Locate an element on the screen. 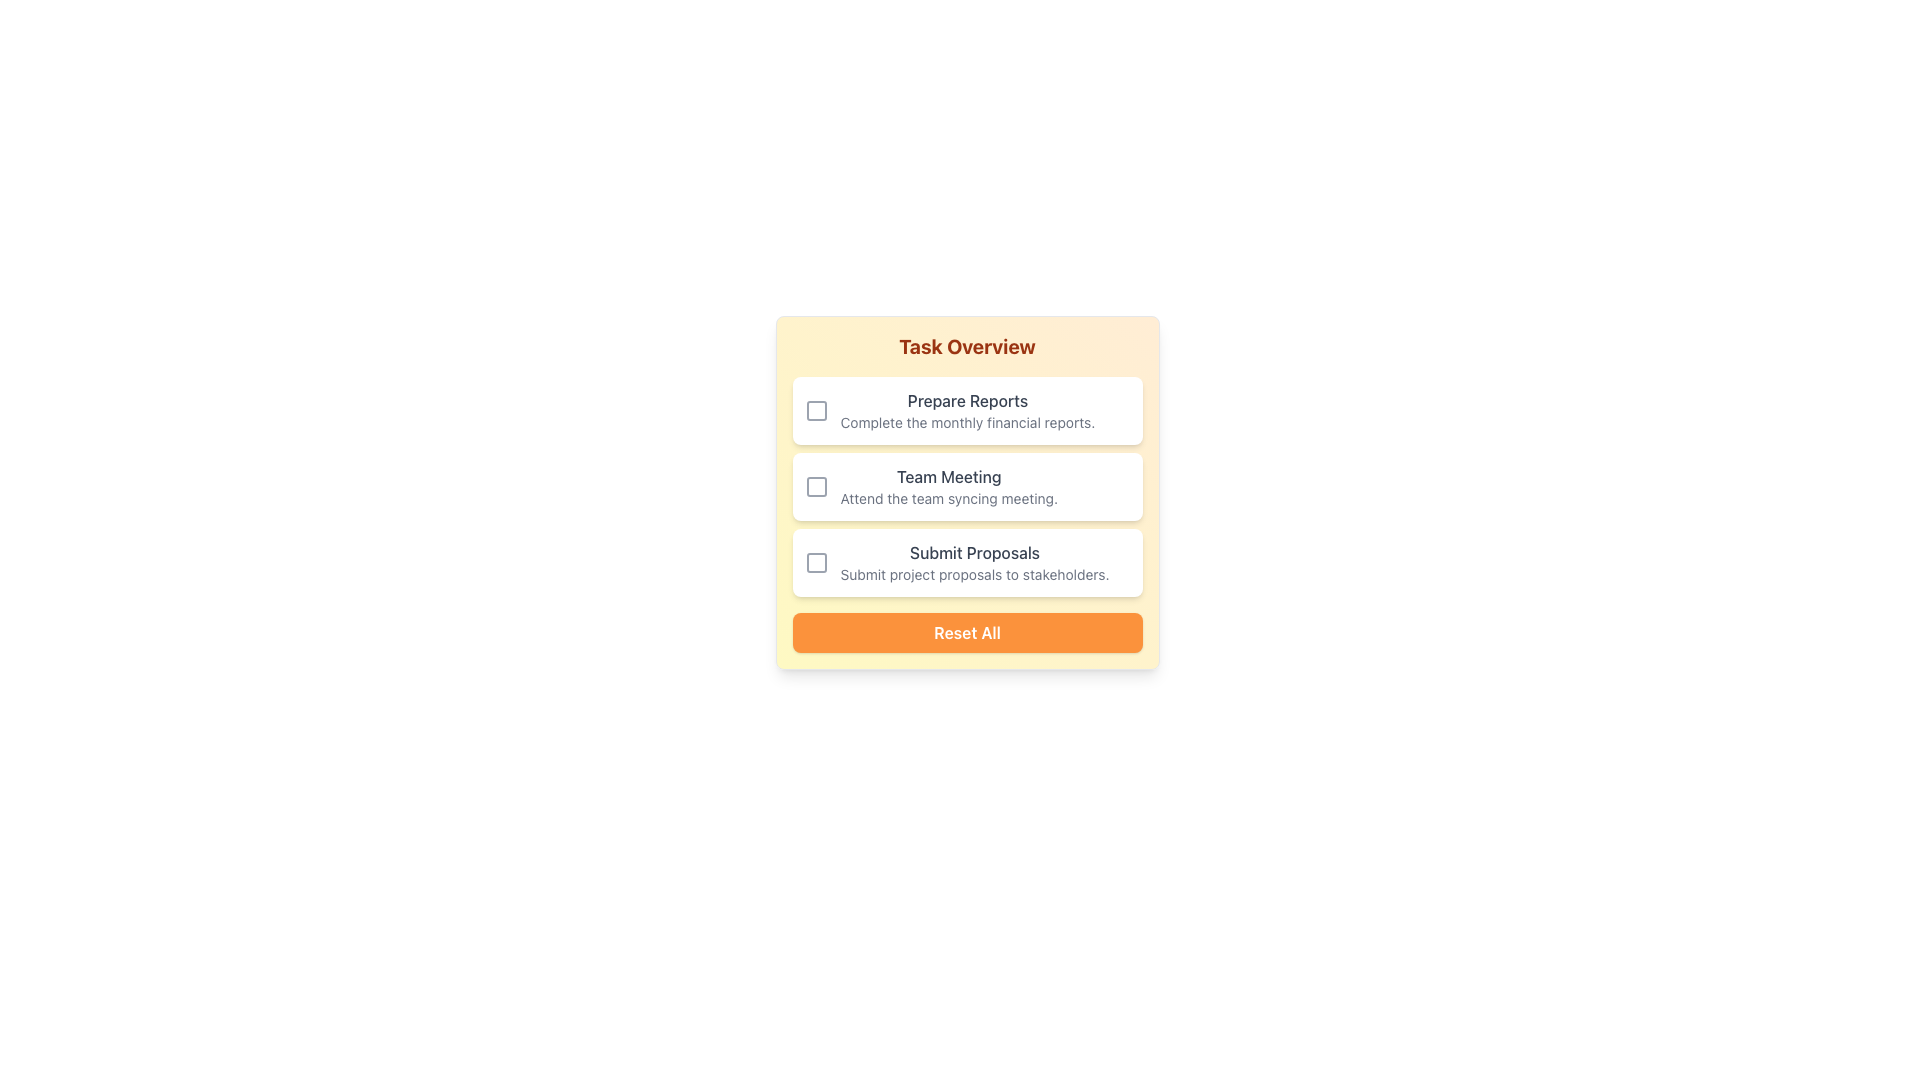 Image resolution: width=1920 pixels, height=1080 pixels. the text label displaying the message 'Submit project proposals to stakeholders.' located beneath the bold text 'Submit Proposals.' is located at coordinates (974, 574).